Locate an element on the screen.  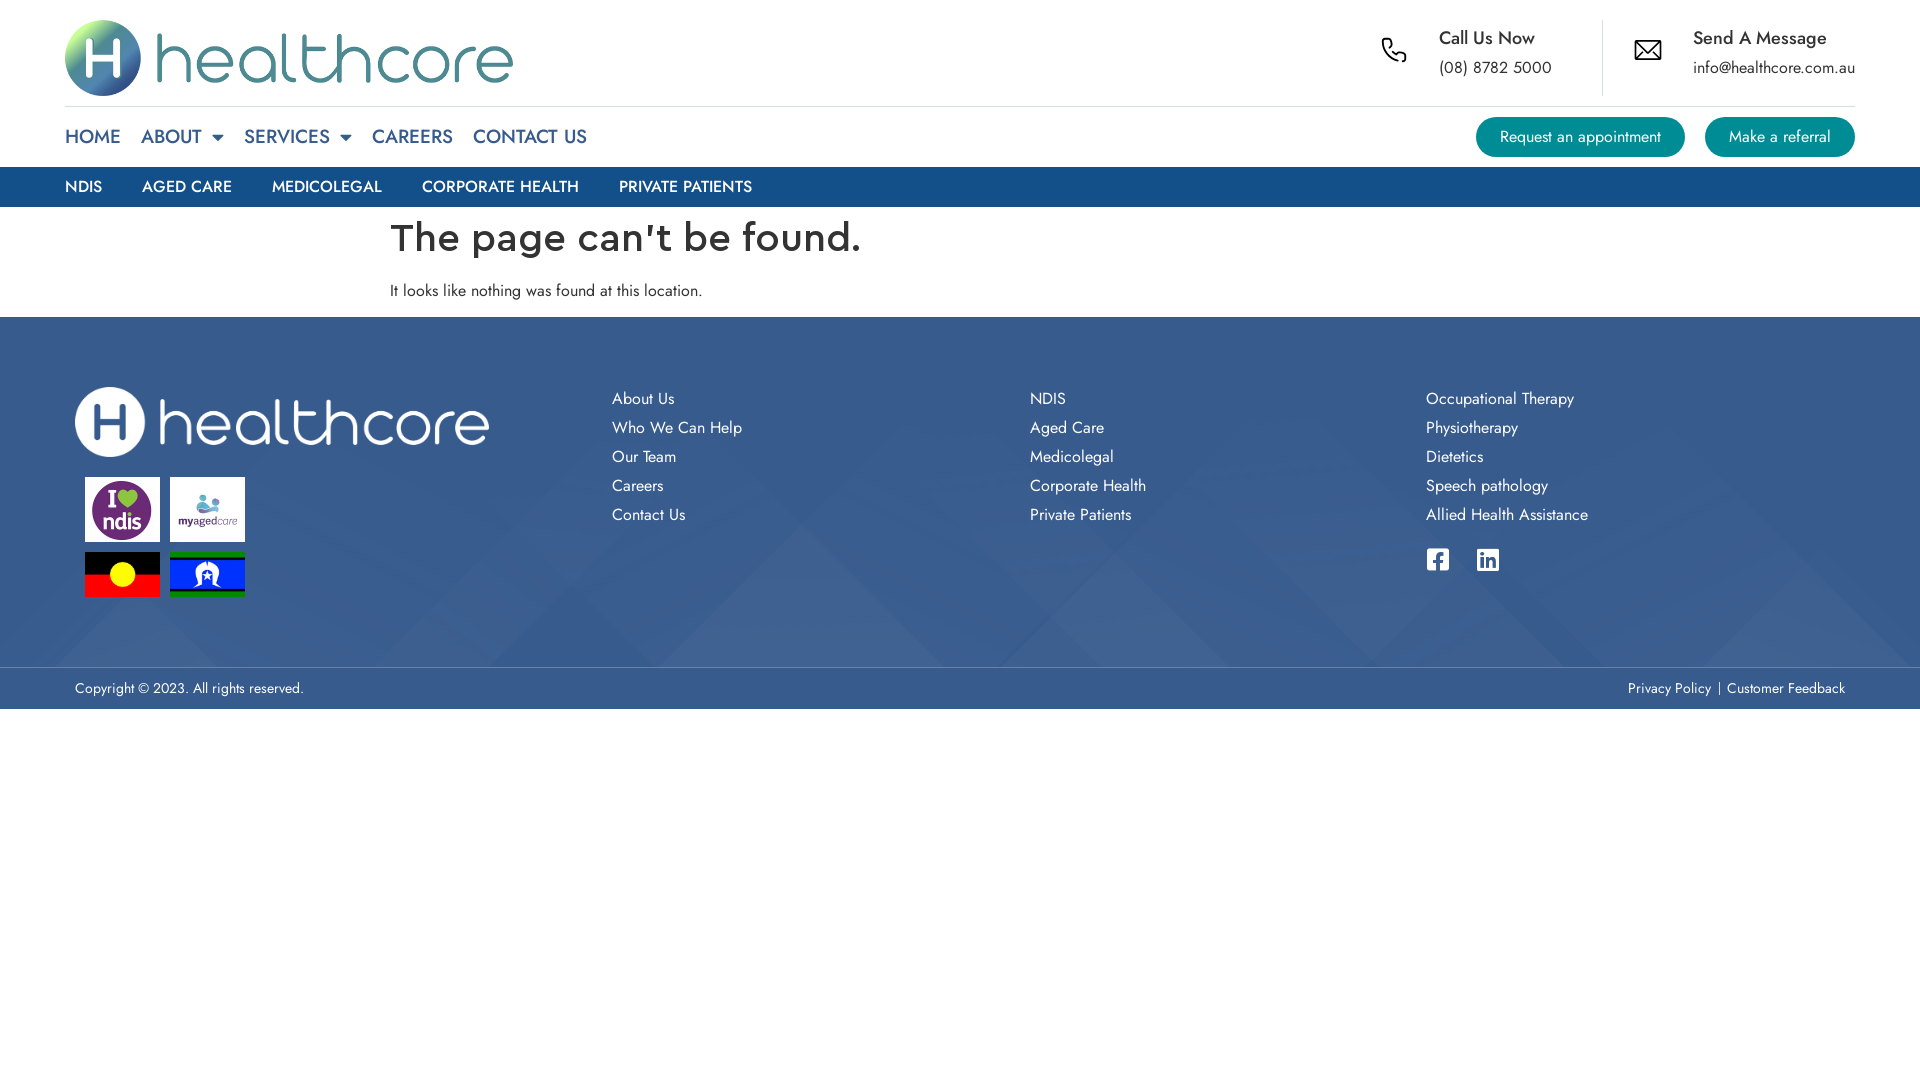
'Call Us Now' is located at coordinates (1487, 38).